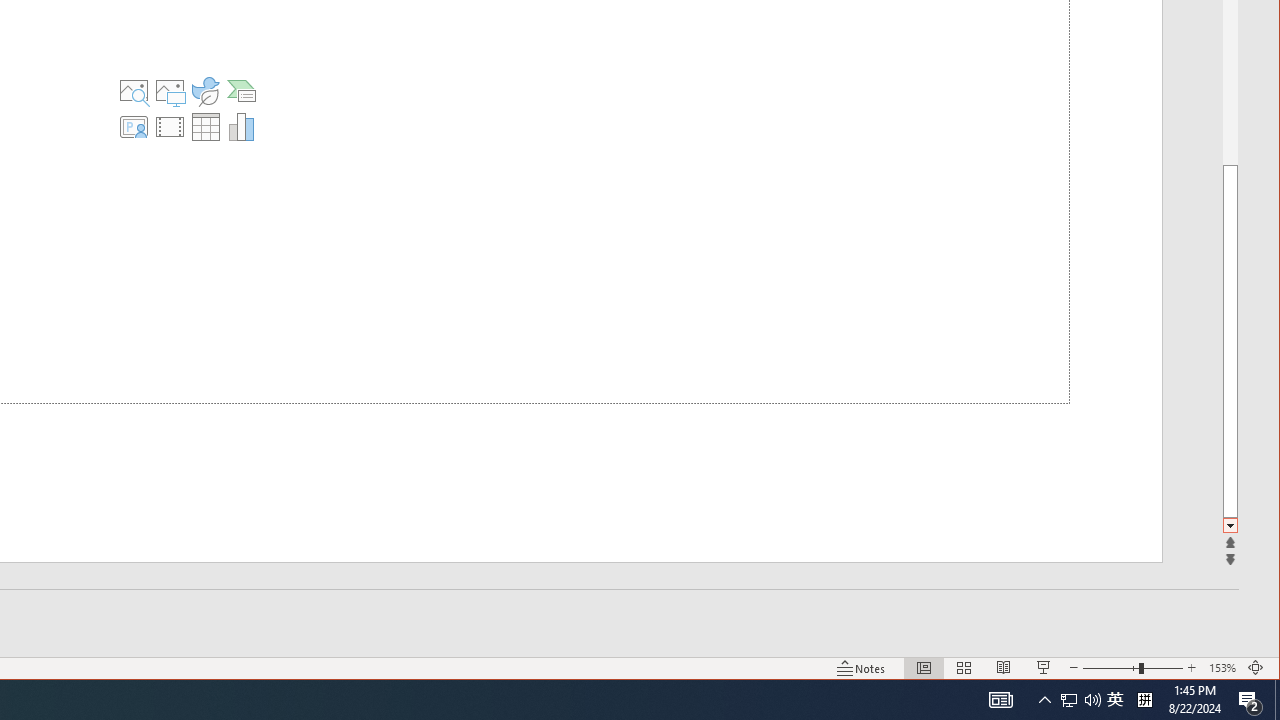 The height and width of the screenshot is (720, 1280). What do you see at coordinates (169, 127) in the screenshot?
I see `'Insert Video'` at bounding box center [169, 127].